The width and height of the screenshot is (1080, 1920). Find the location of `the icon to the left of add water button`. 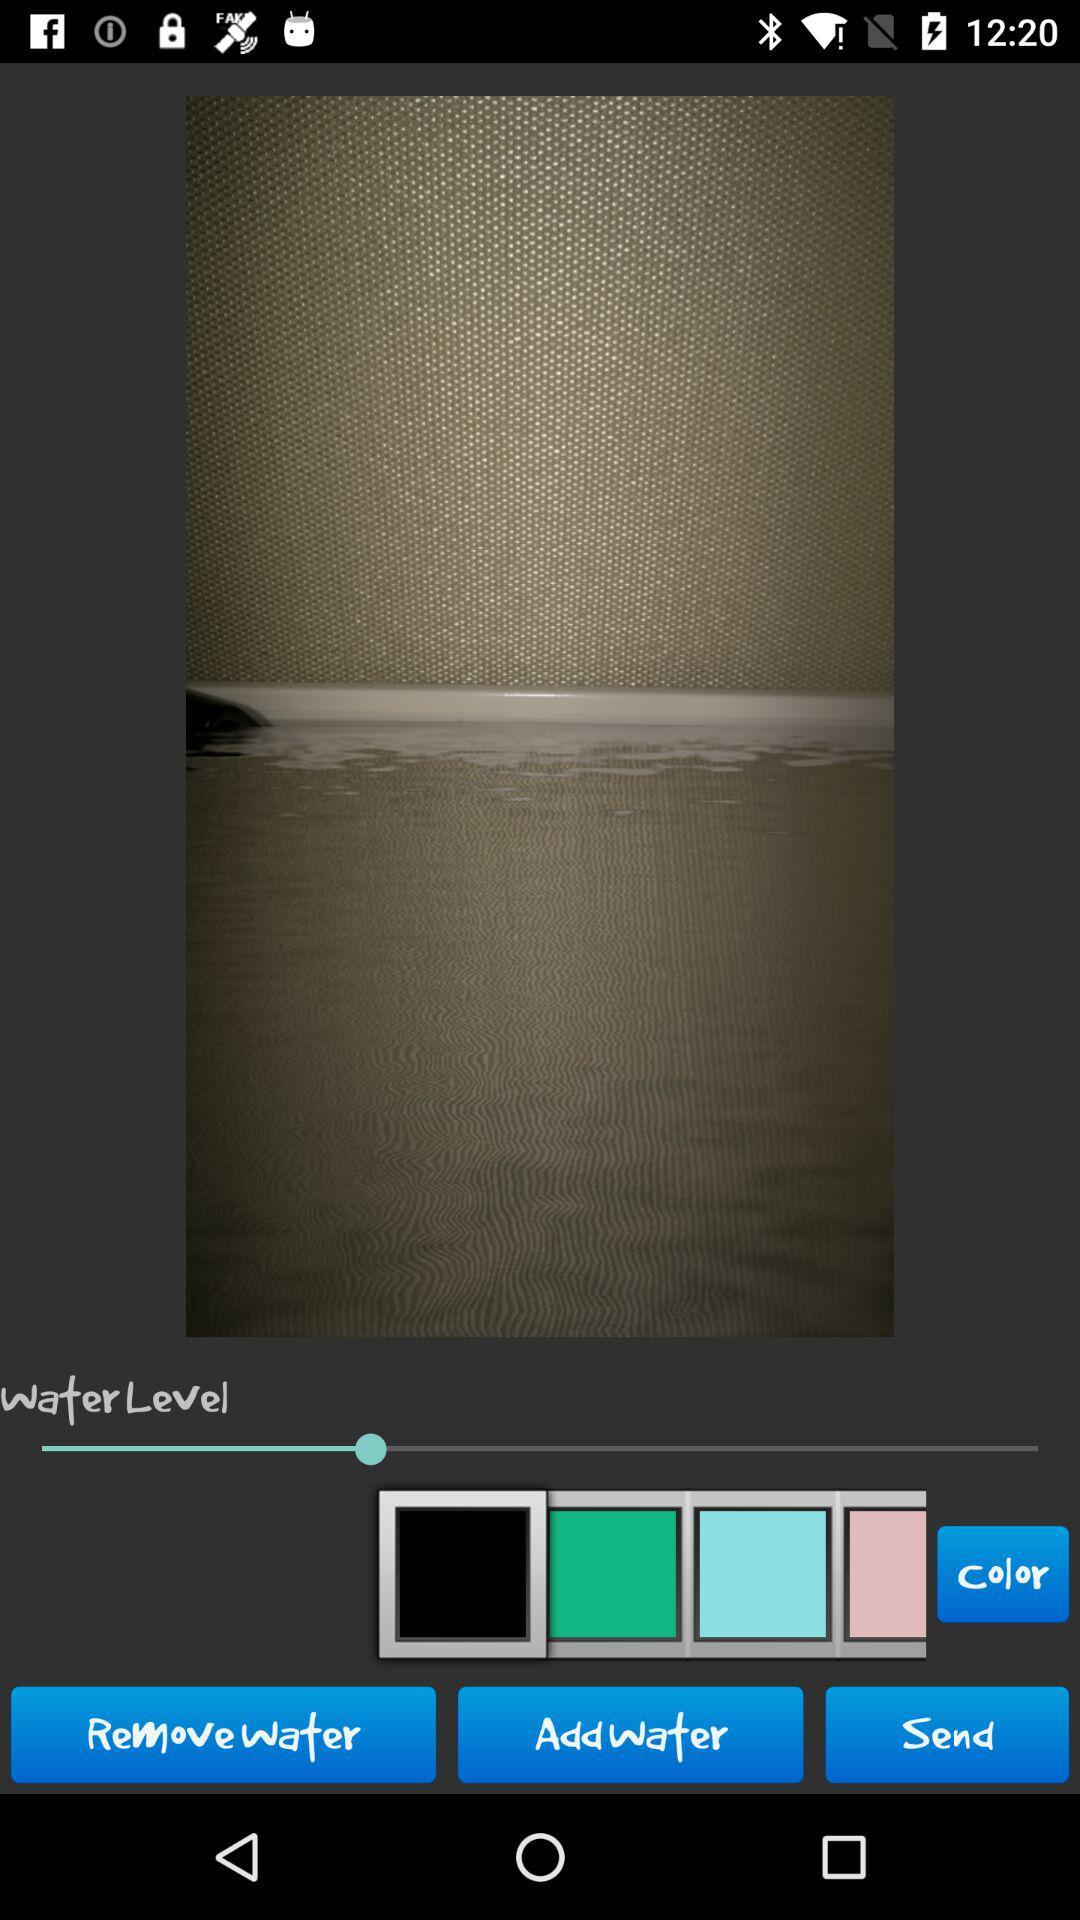

the icon to the left of add water button is located at coordinates (223, 1733).